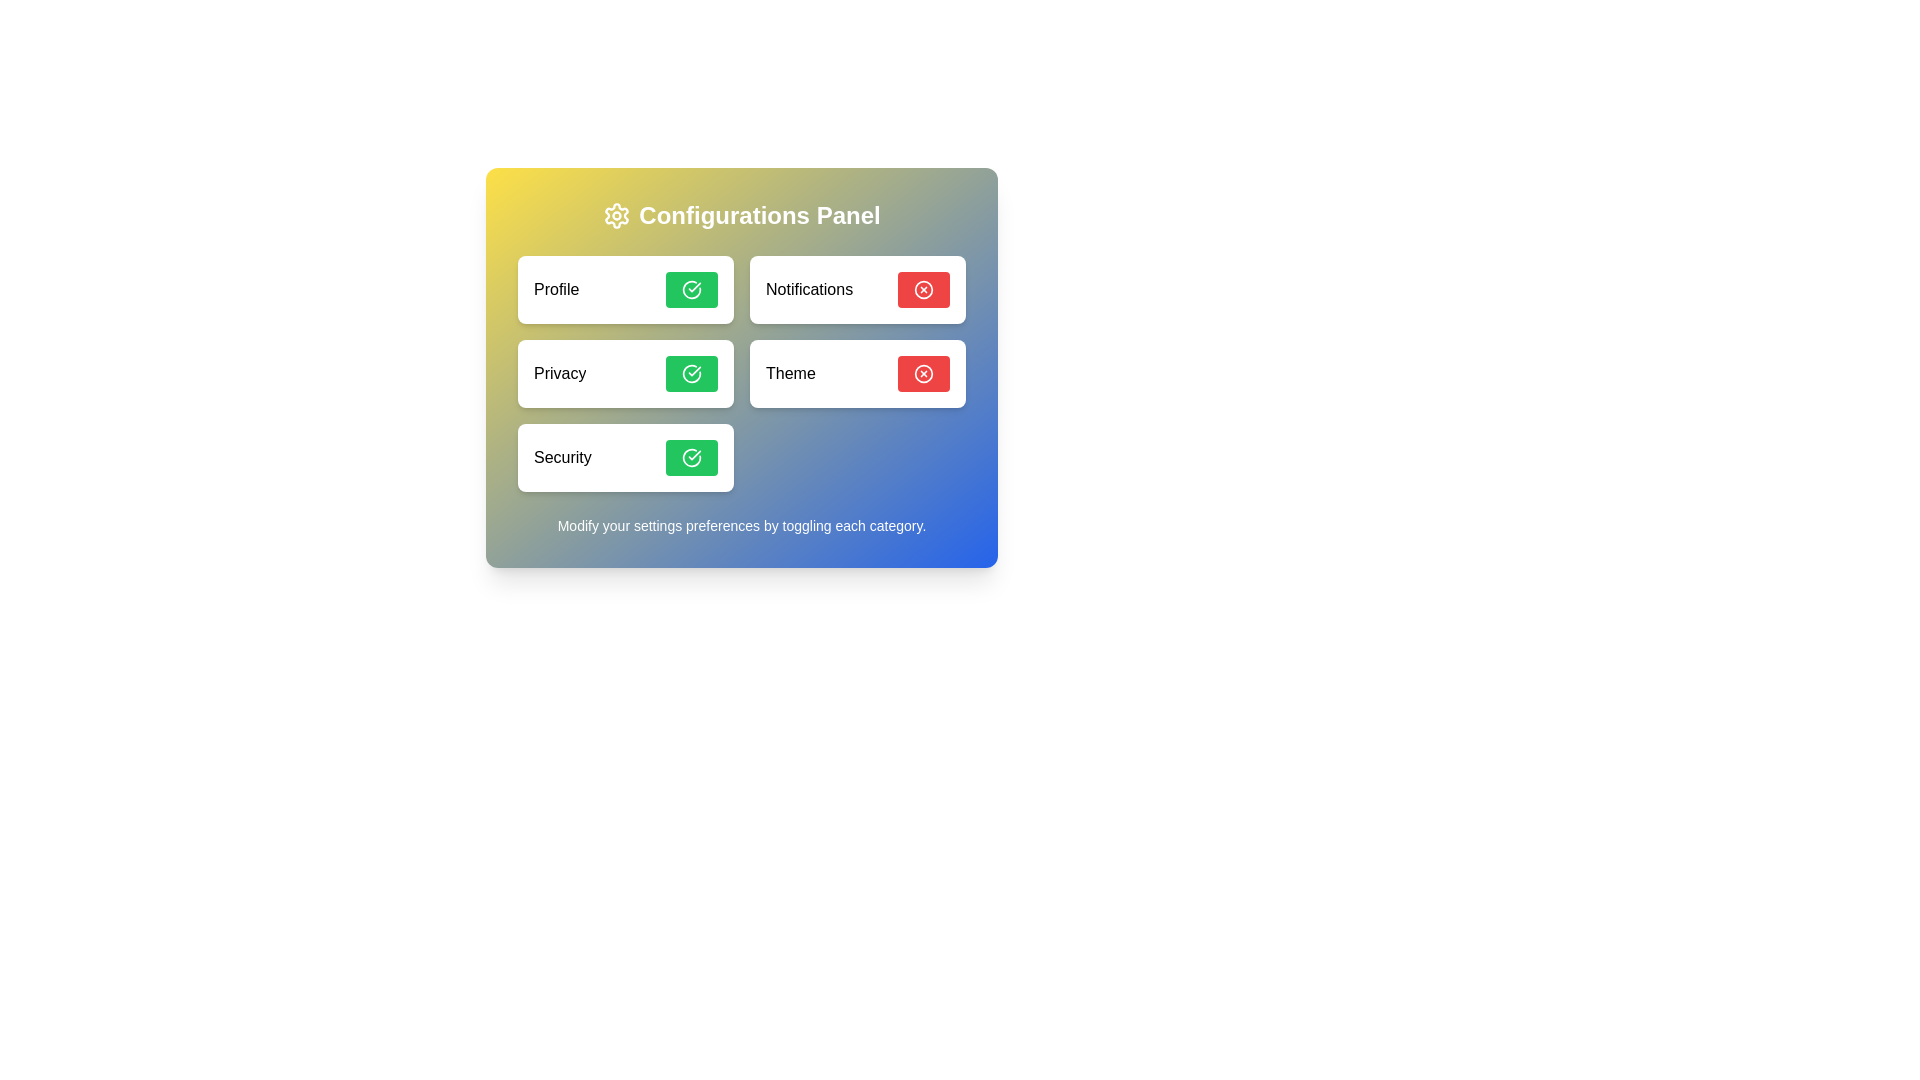  What do you see at coordinates (789, 374) in the screenshot?
I see `the 'Theme' text label, which is a medium-sized, bold font label located in the third row of a configuration panel card, positioned slightly to the left of a red button` at bounding box center [789, 374].